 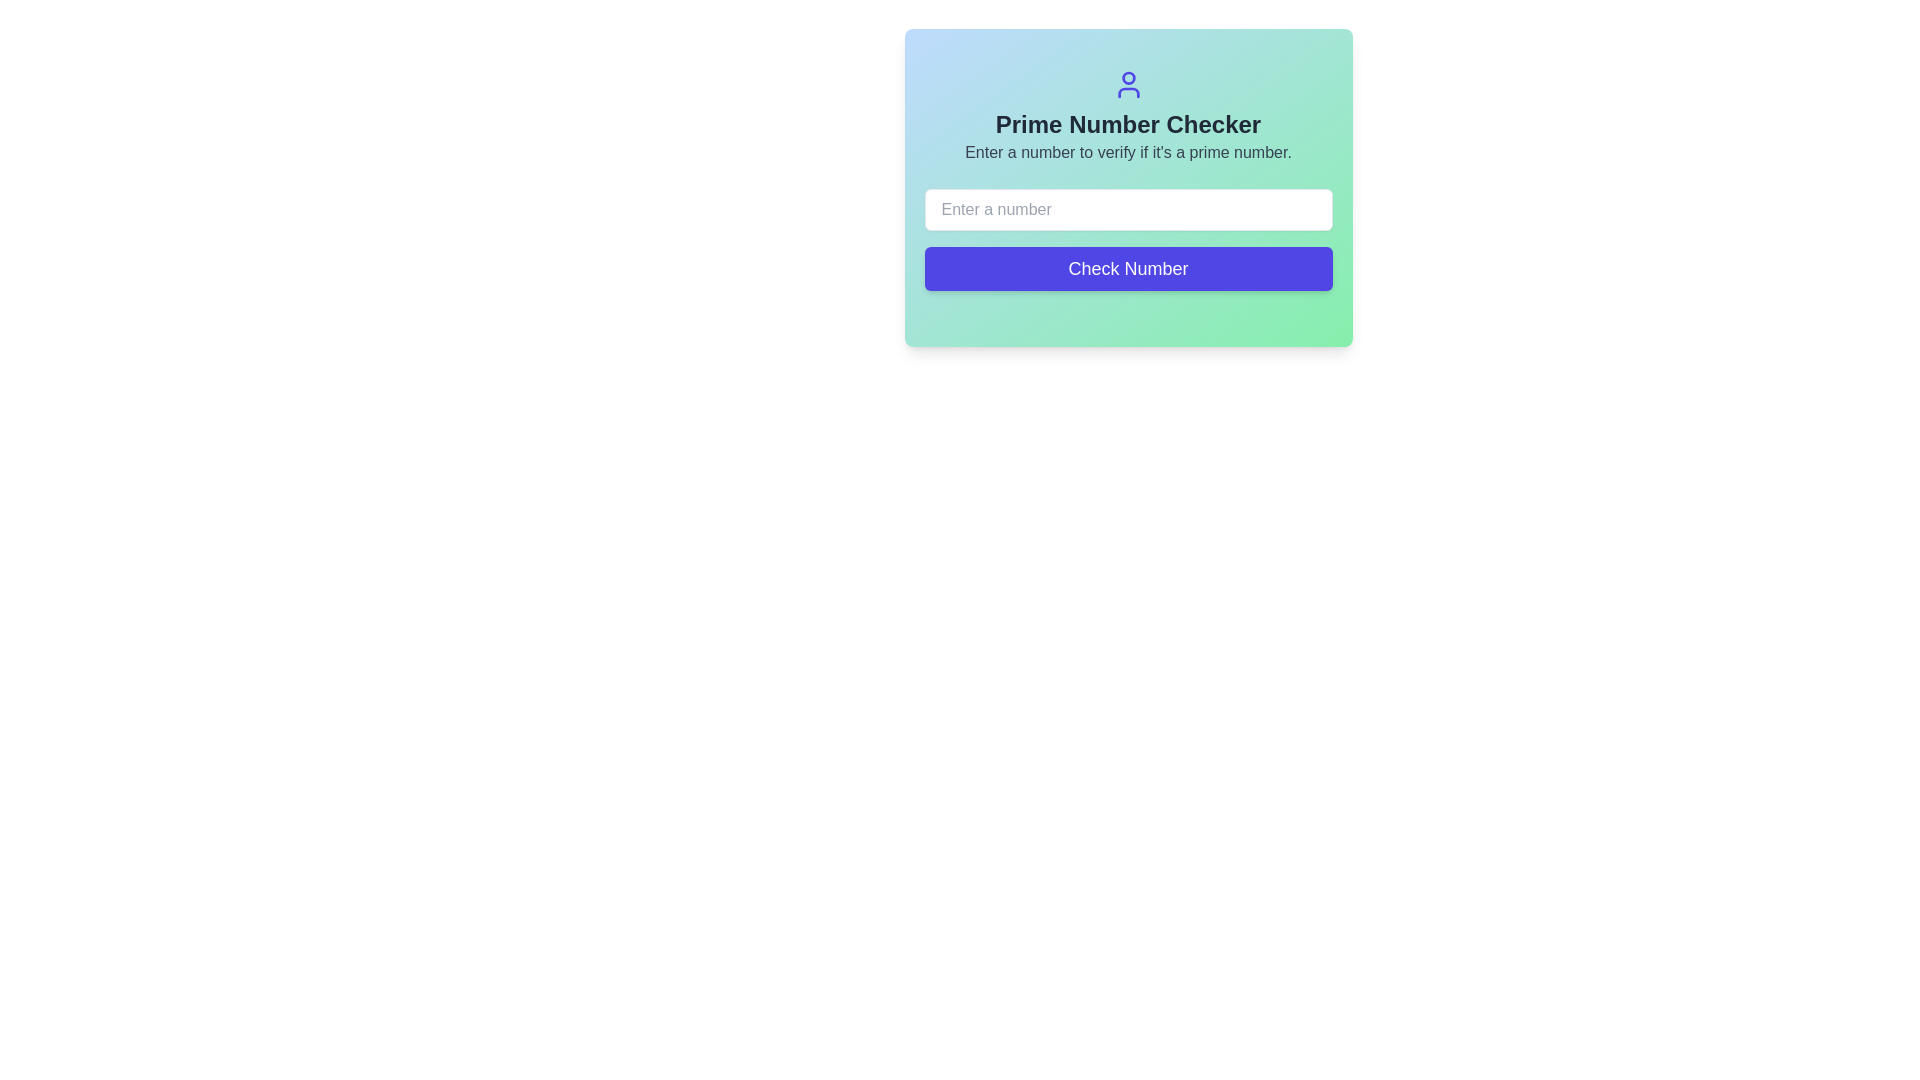 What do you see at coordinates (1128, 77) in the screenshot?
I see `the circular shape representing the user's head in the SVG graphic located at the center-top of the interface` at bounding box center [1128, 77].